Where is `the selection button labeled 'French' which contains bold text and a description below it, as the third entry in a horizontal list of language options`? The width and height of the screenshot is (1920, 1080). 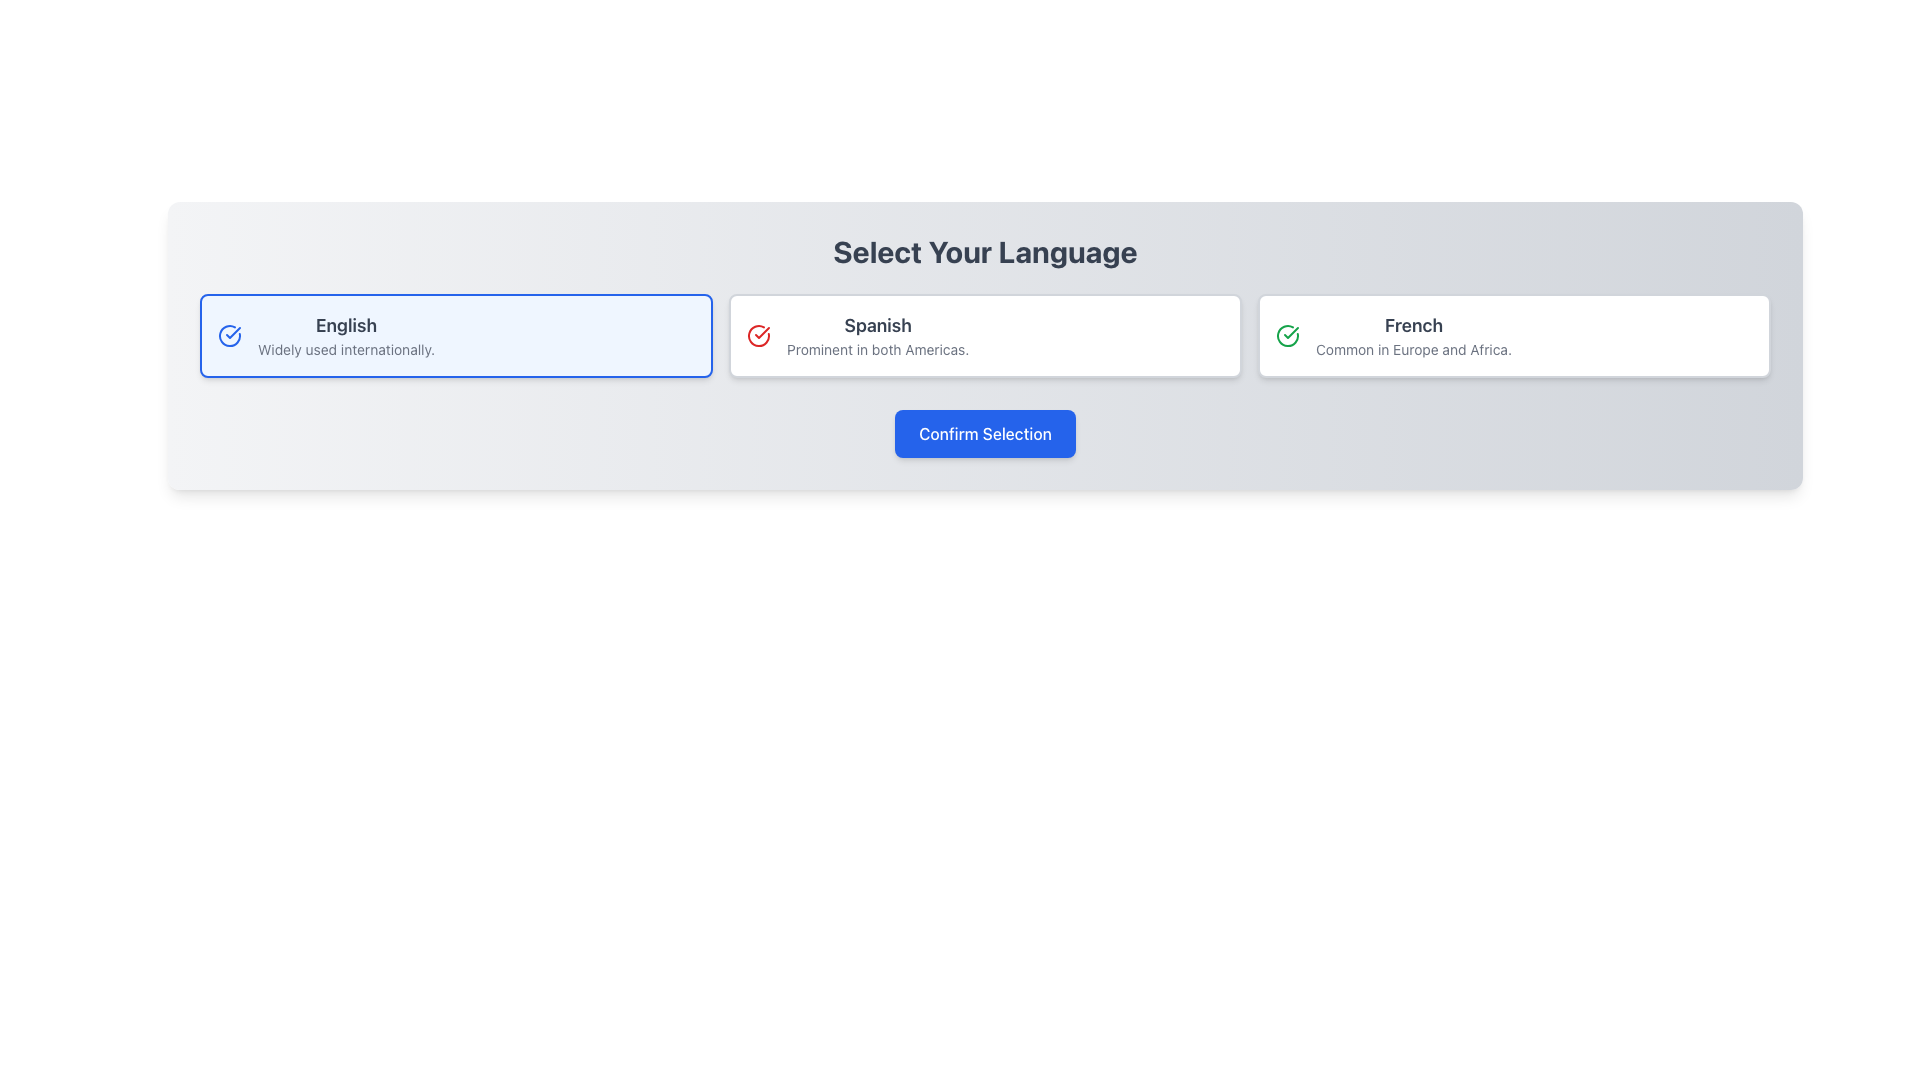
the selection button labeled 'French' which contains bold text and a description below it, as the third entry in a horizontal list of language options is located at coordinates (1413, 334).